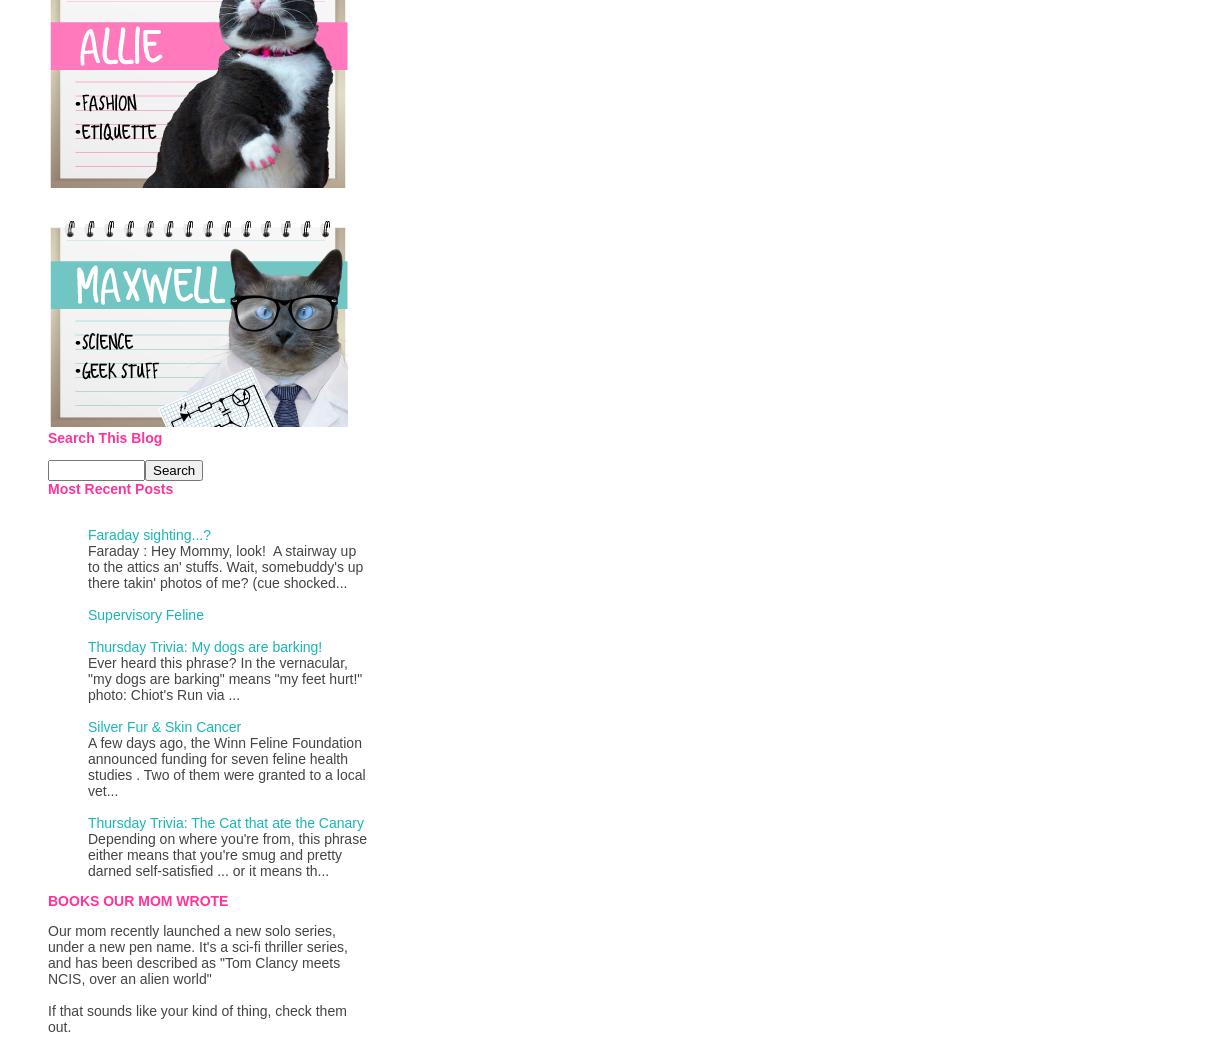  What do you see at coordinates (103, 436) in the screenshot?
I see `'Search This Blog'` at bounding box center [103, 436].